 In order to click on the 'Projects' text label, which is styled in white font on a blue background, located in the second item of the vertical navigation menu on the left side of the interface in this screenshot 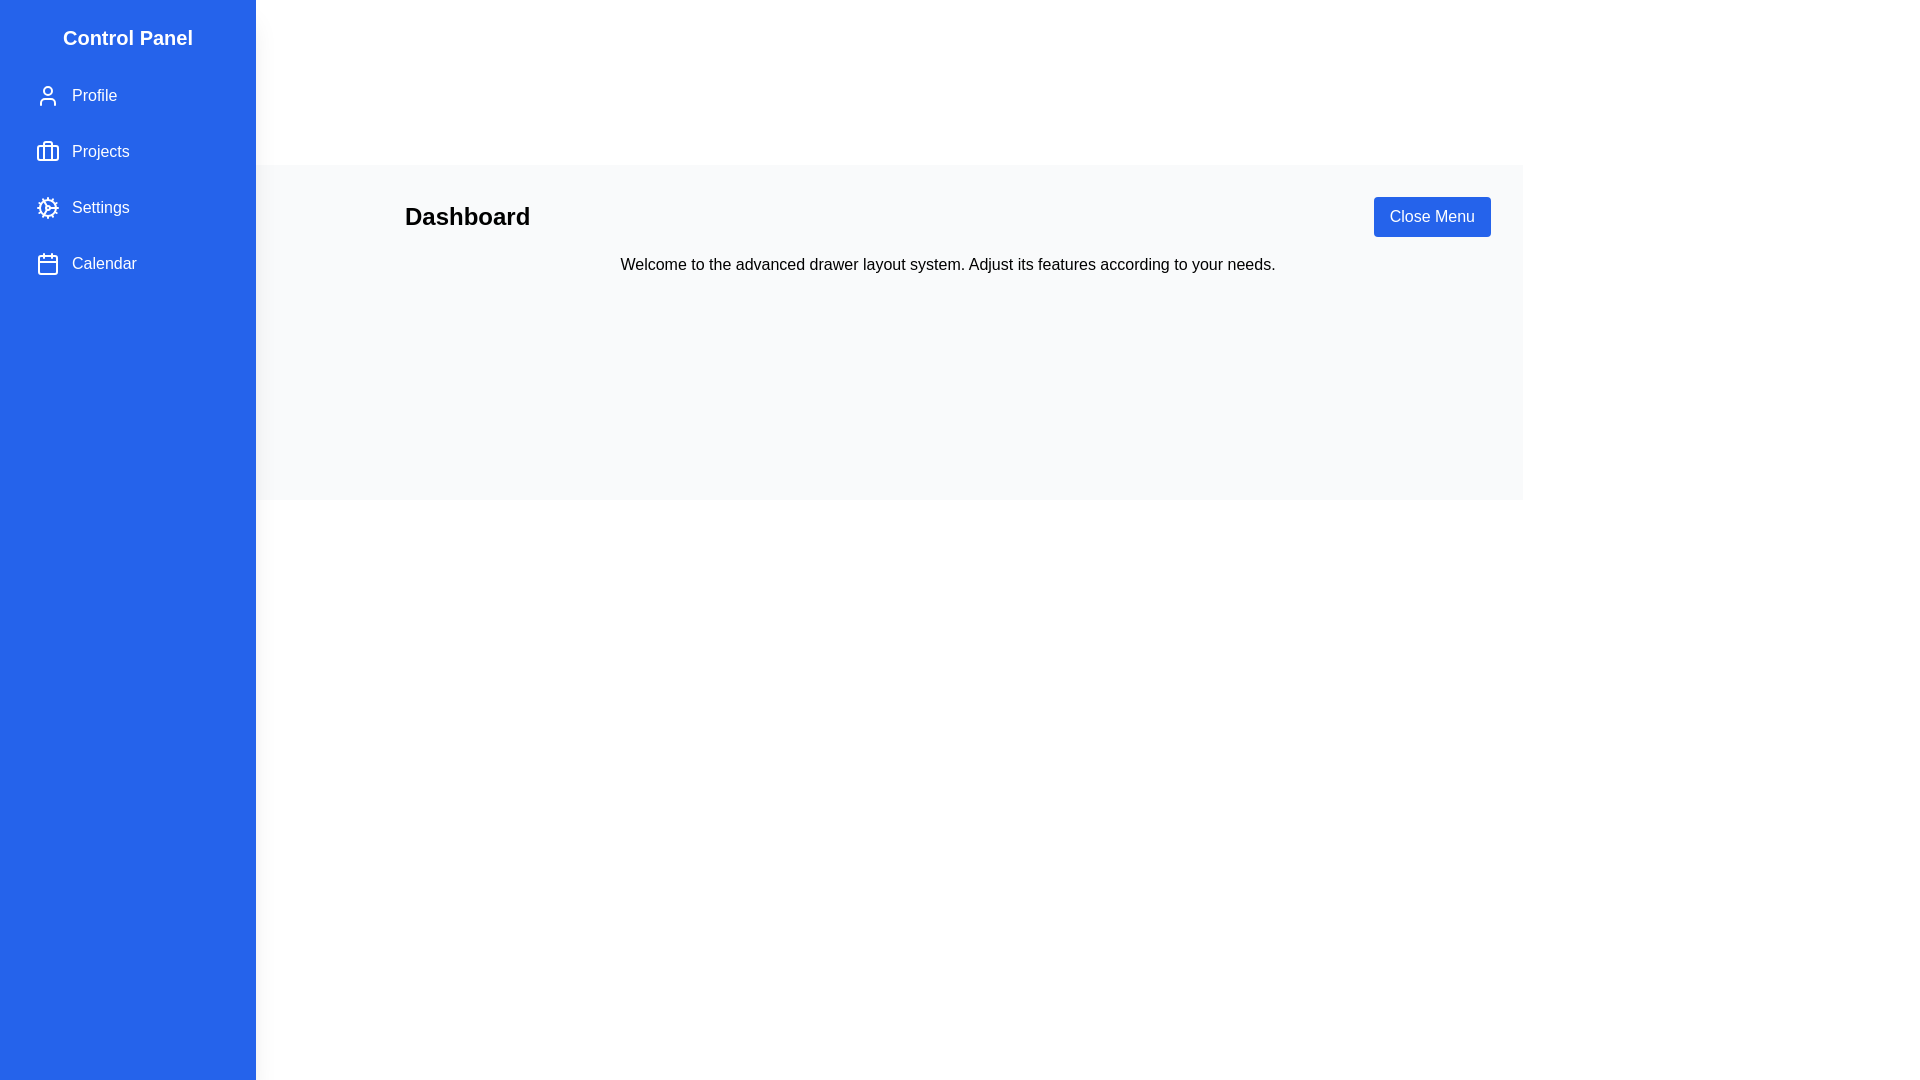, I will do `click(99, 150)`.